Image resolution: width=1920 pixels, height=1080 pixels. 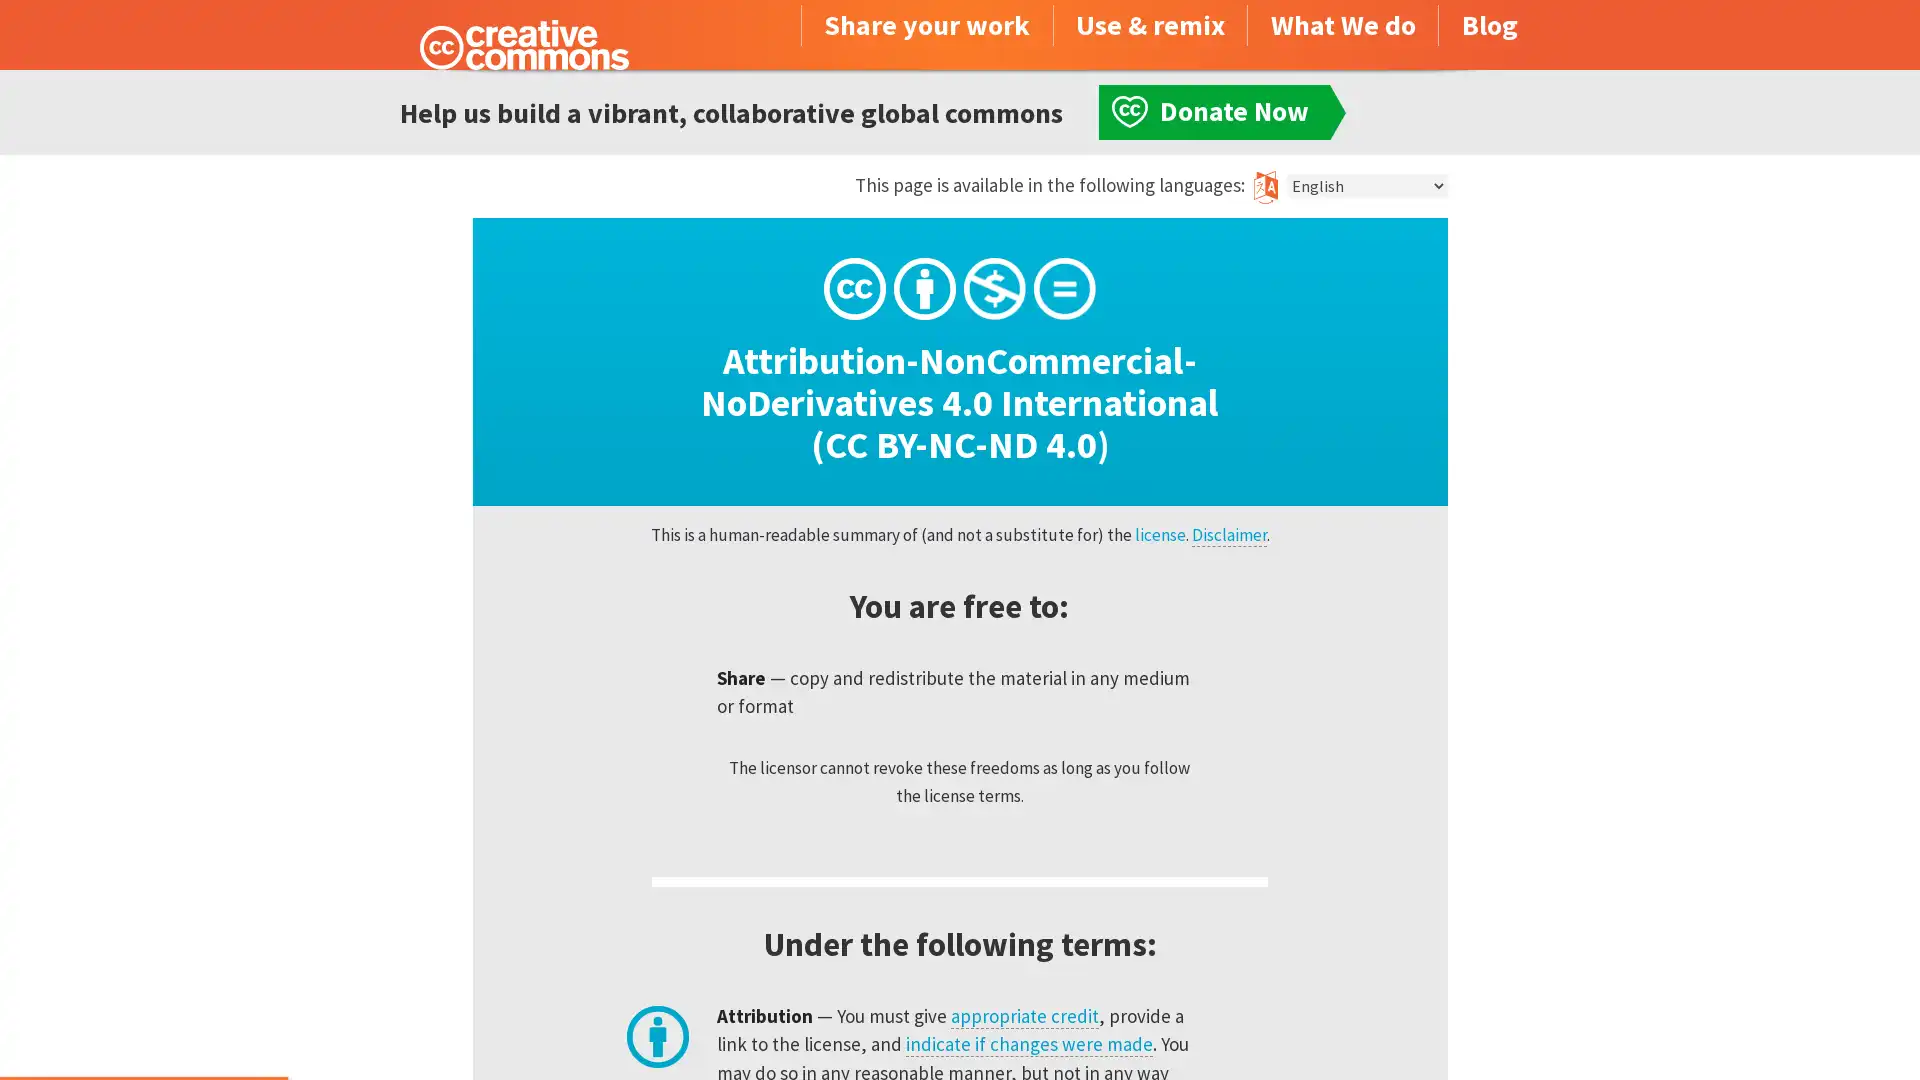 What do you see at coordinates (143, 1026) in the screenshot?
I see `Donate Now` at bounding box center [143, 1026].